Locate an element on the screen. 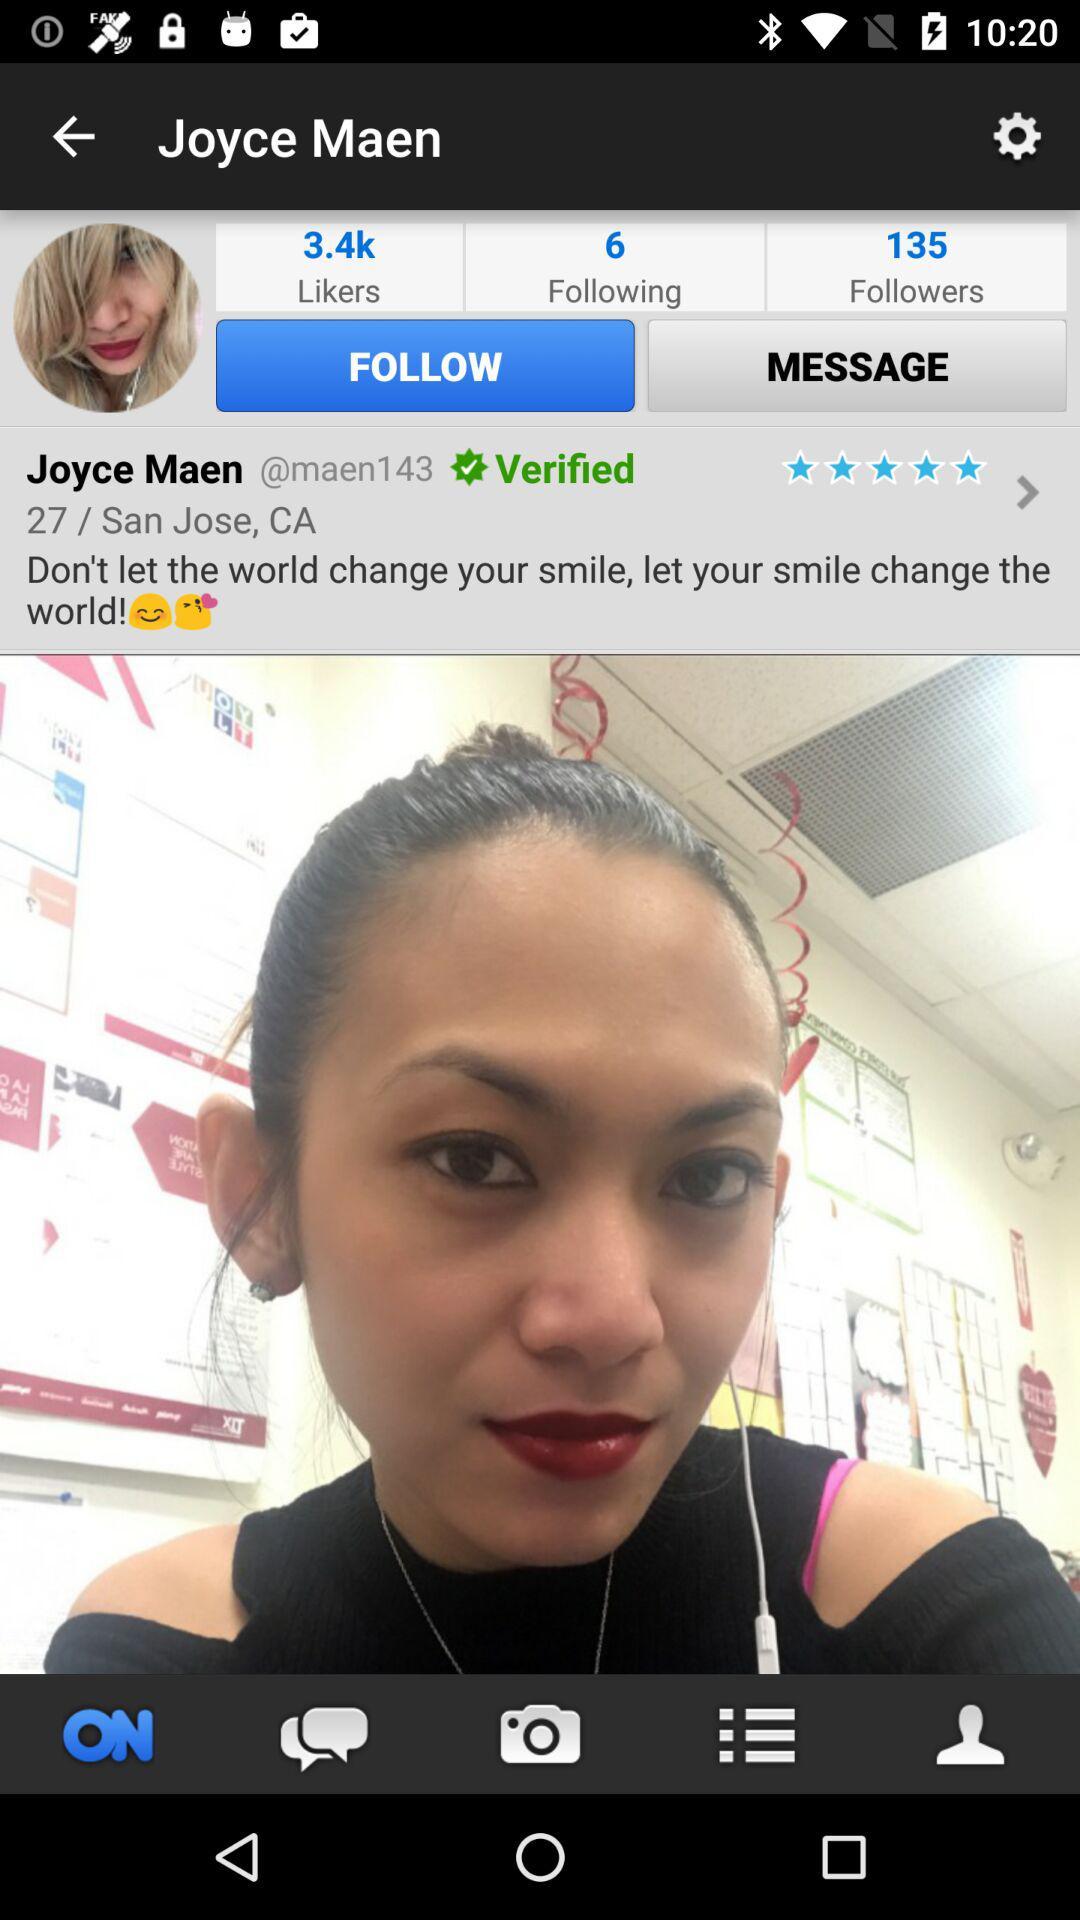 This screenshot has width=1080, height=1920. icon to the right of the follow is located at coordinates (856, 365).